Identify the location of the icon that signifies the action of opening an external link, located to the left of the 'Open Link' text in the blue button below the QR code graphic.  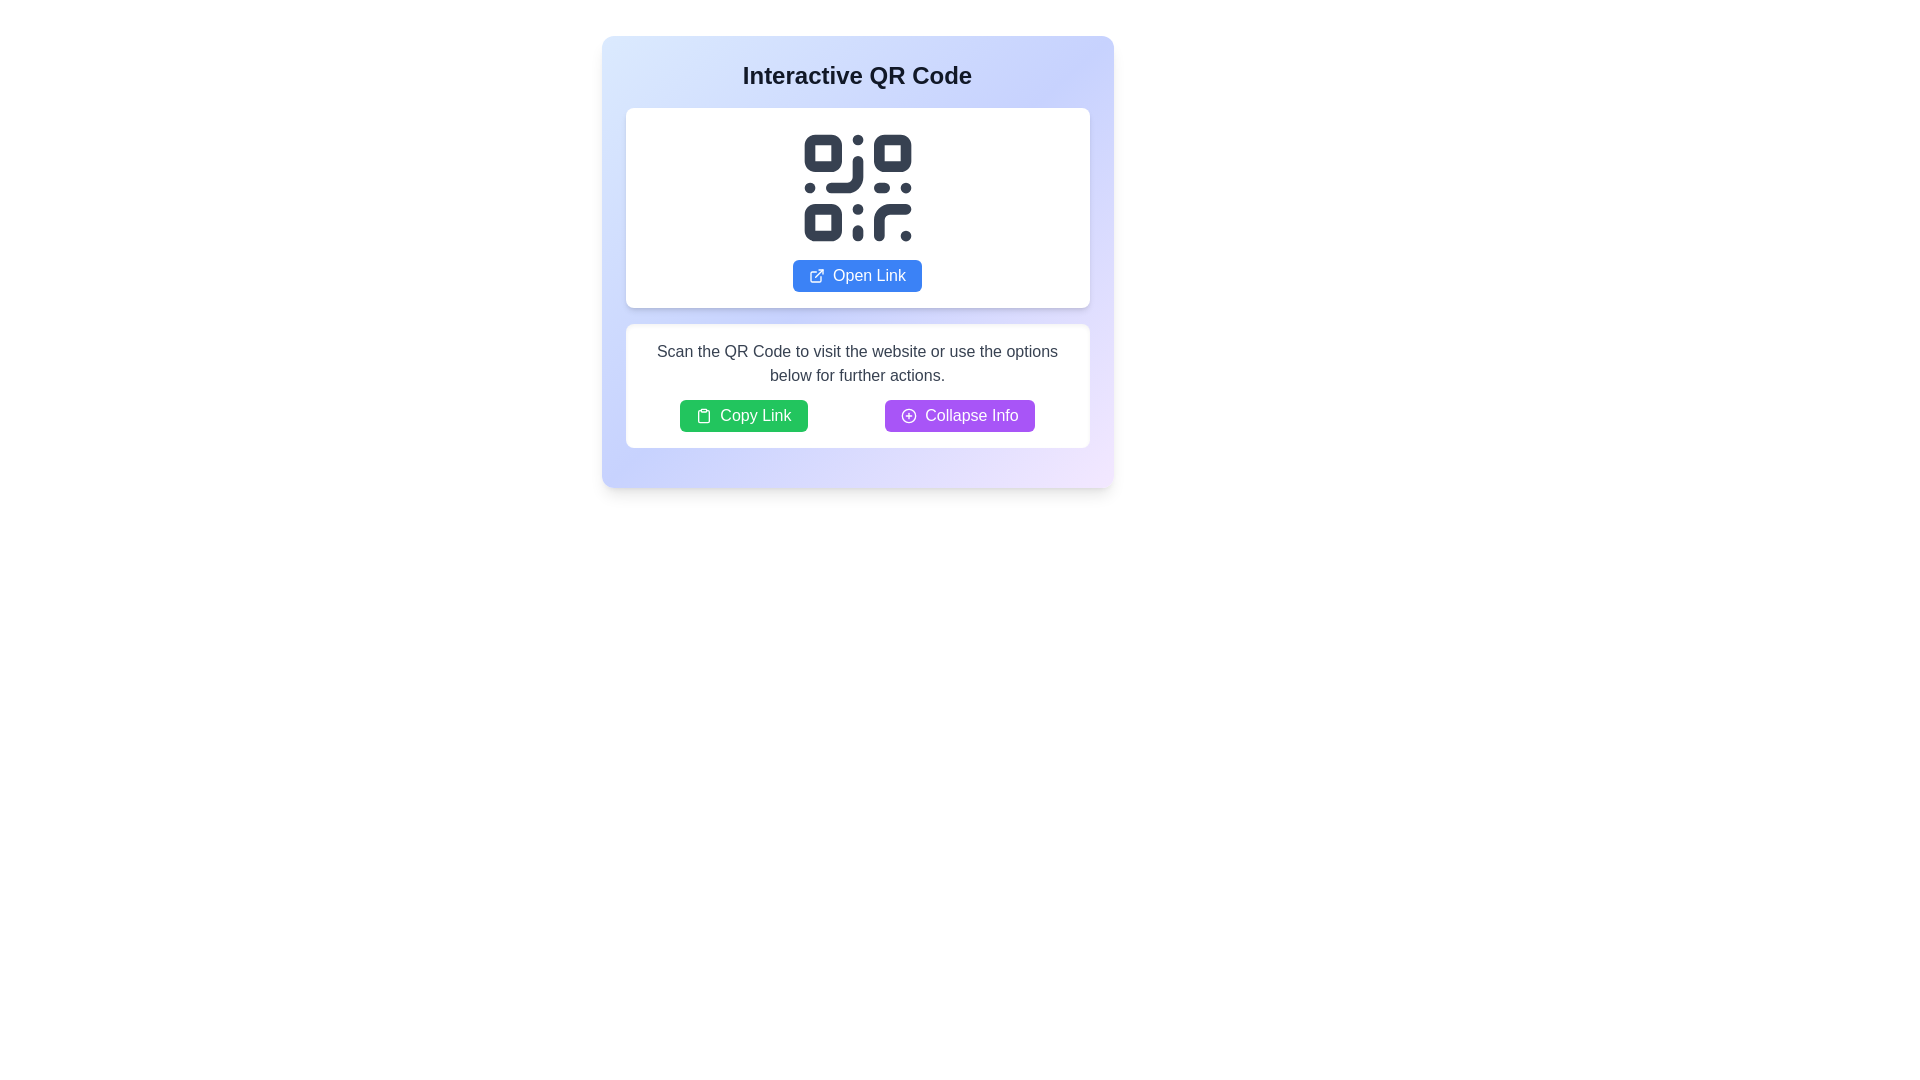
(816, 276).